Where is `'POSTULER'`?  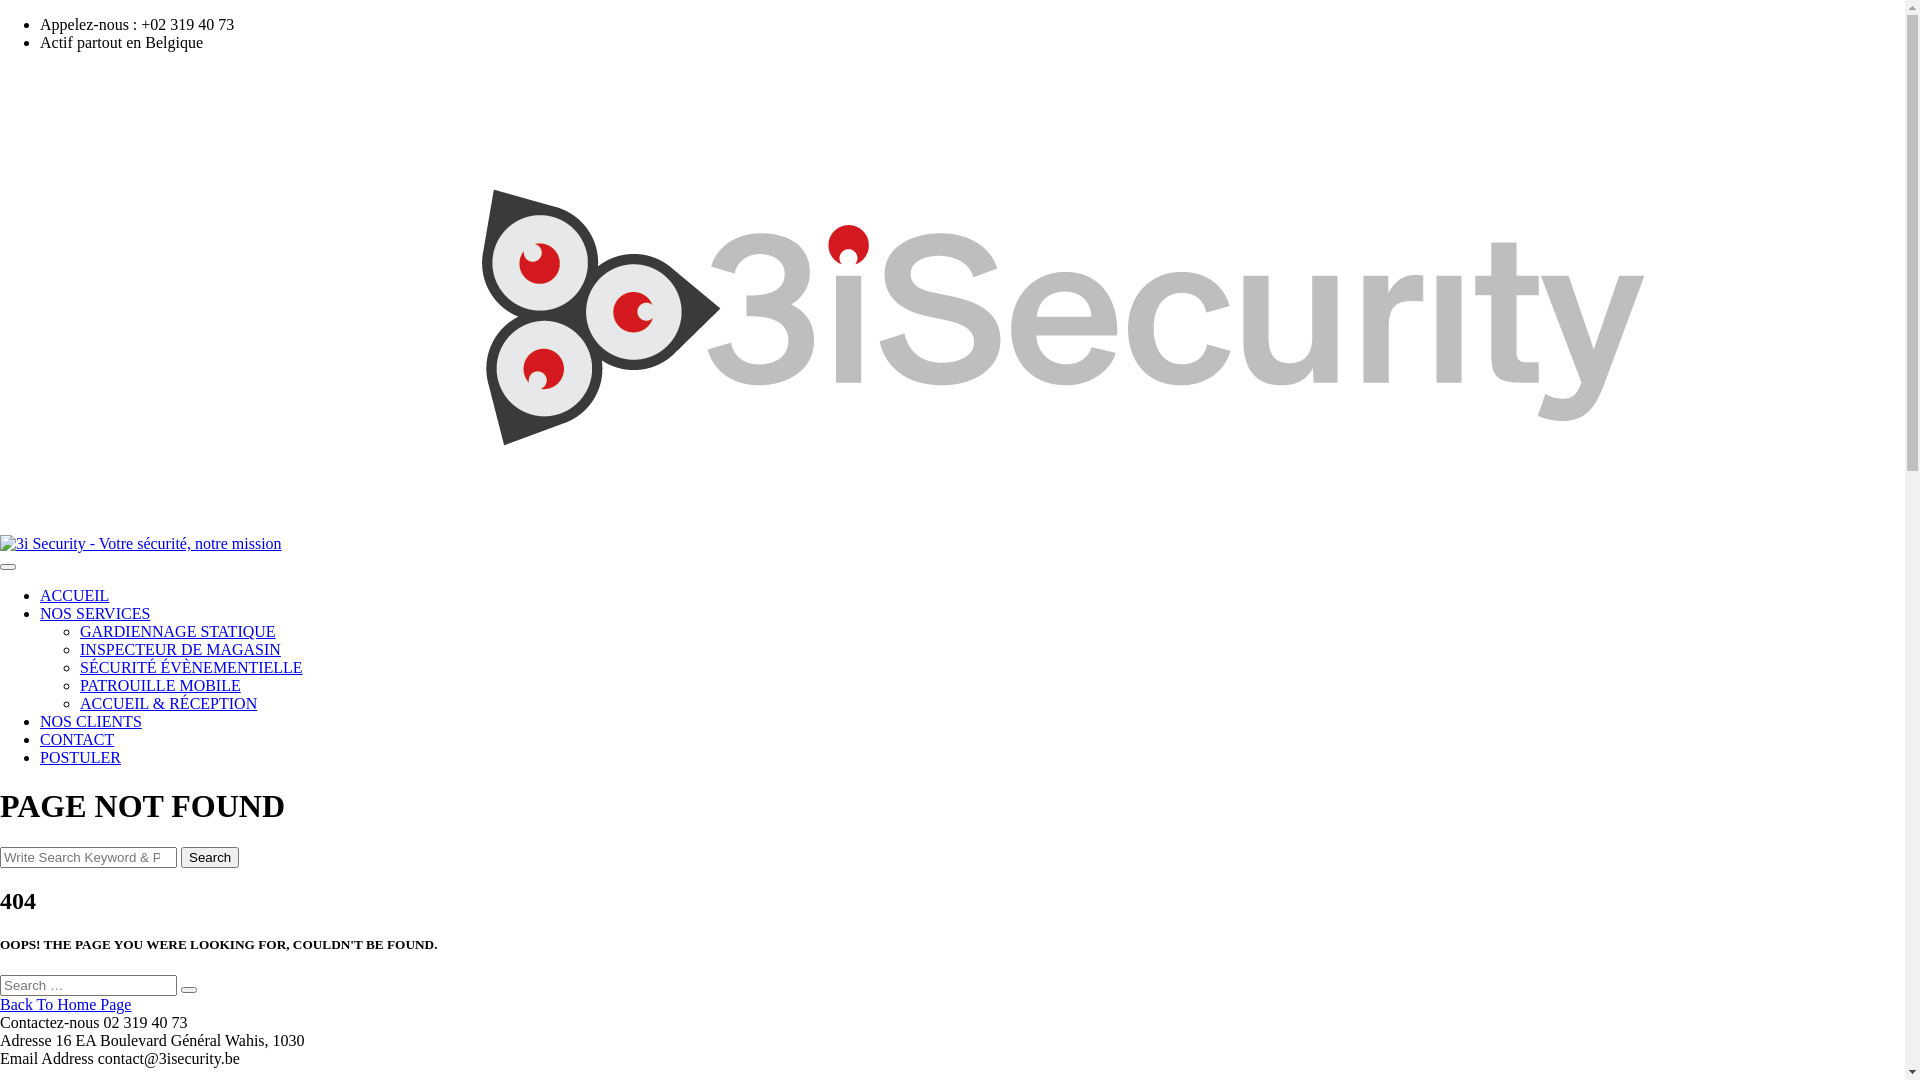
'POSTULER' is located at coordinates (80, 757).